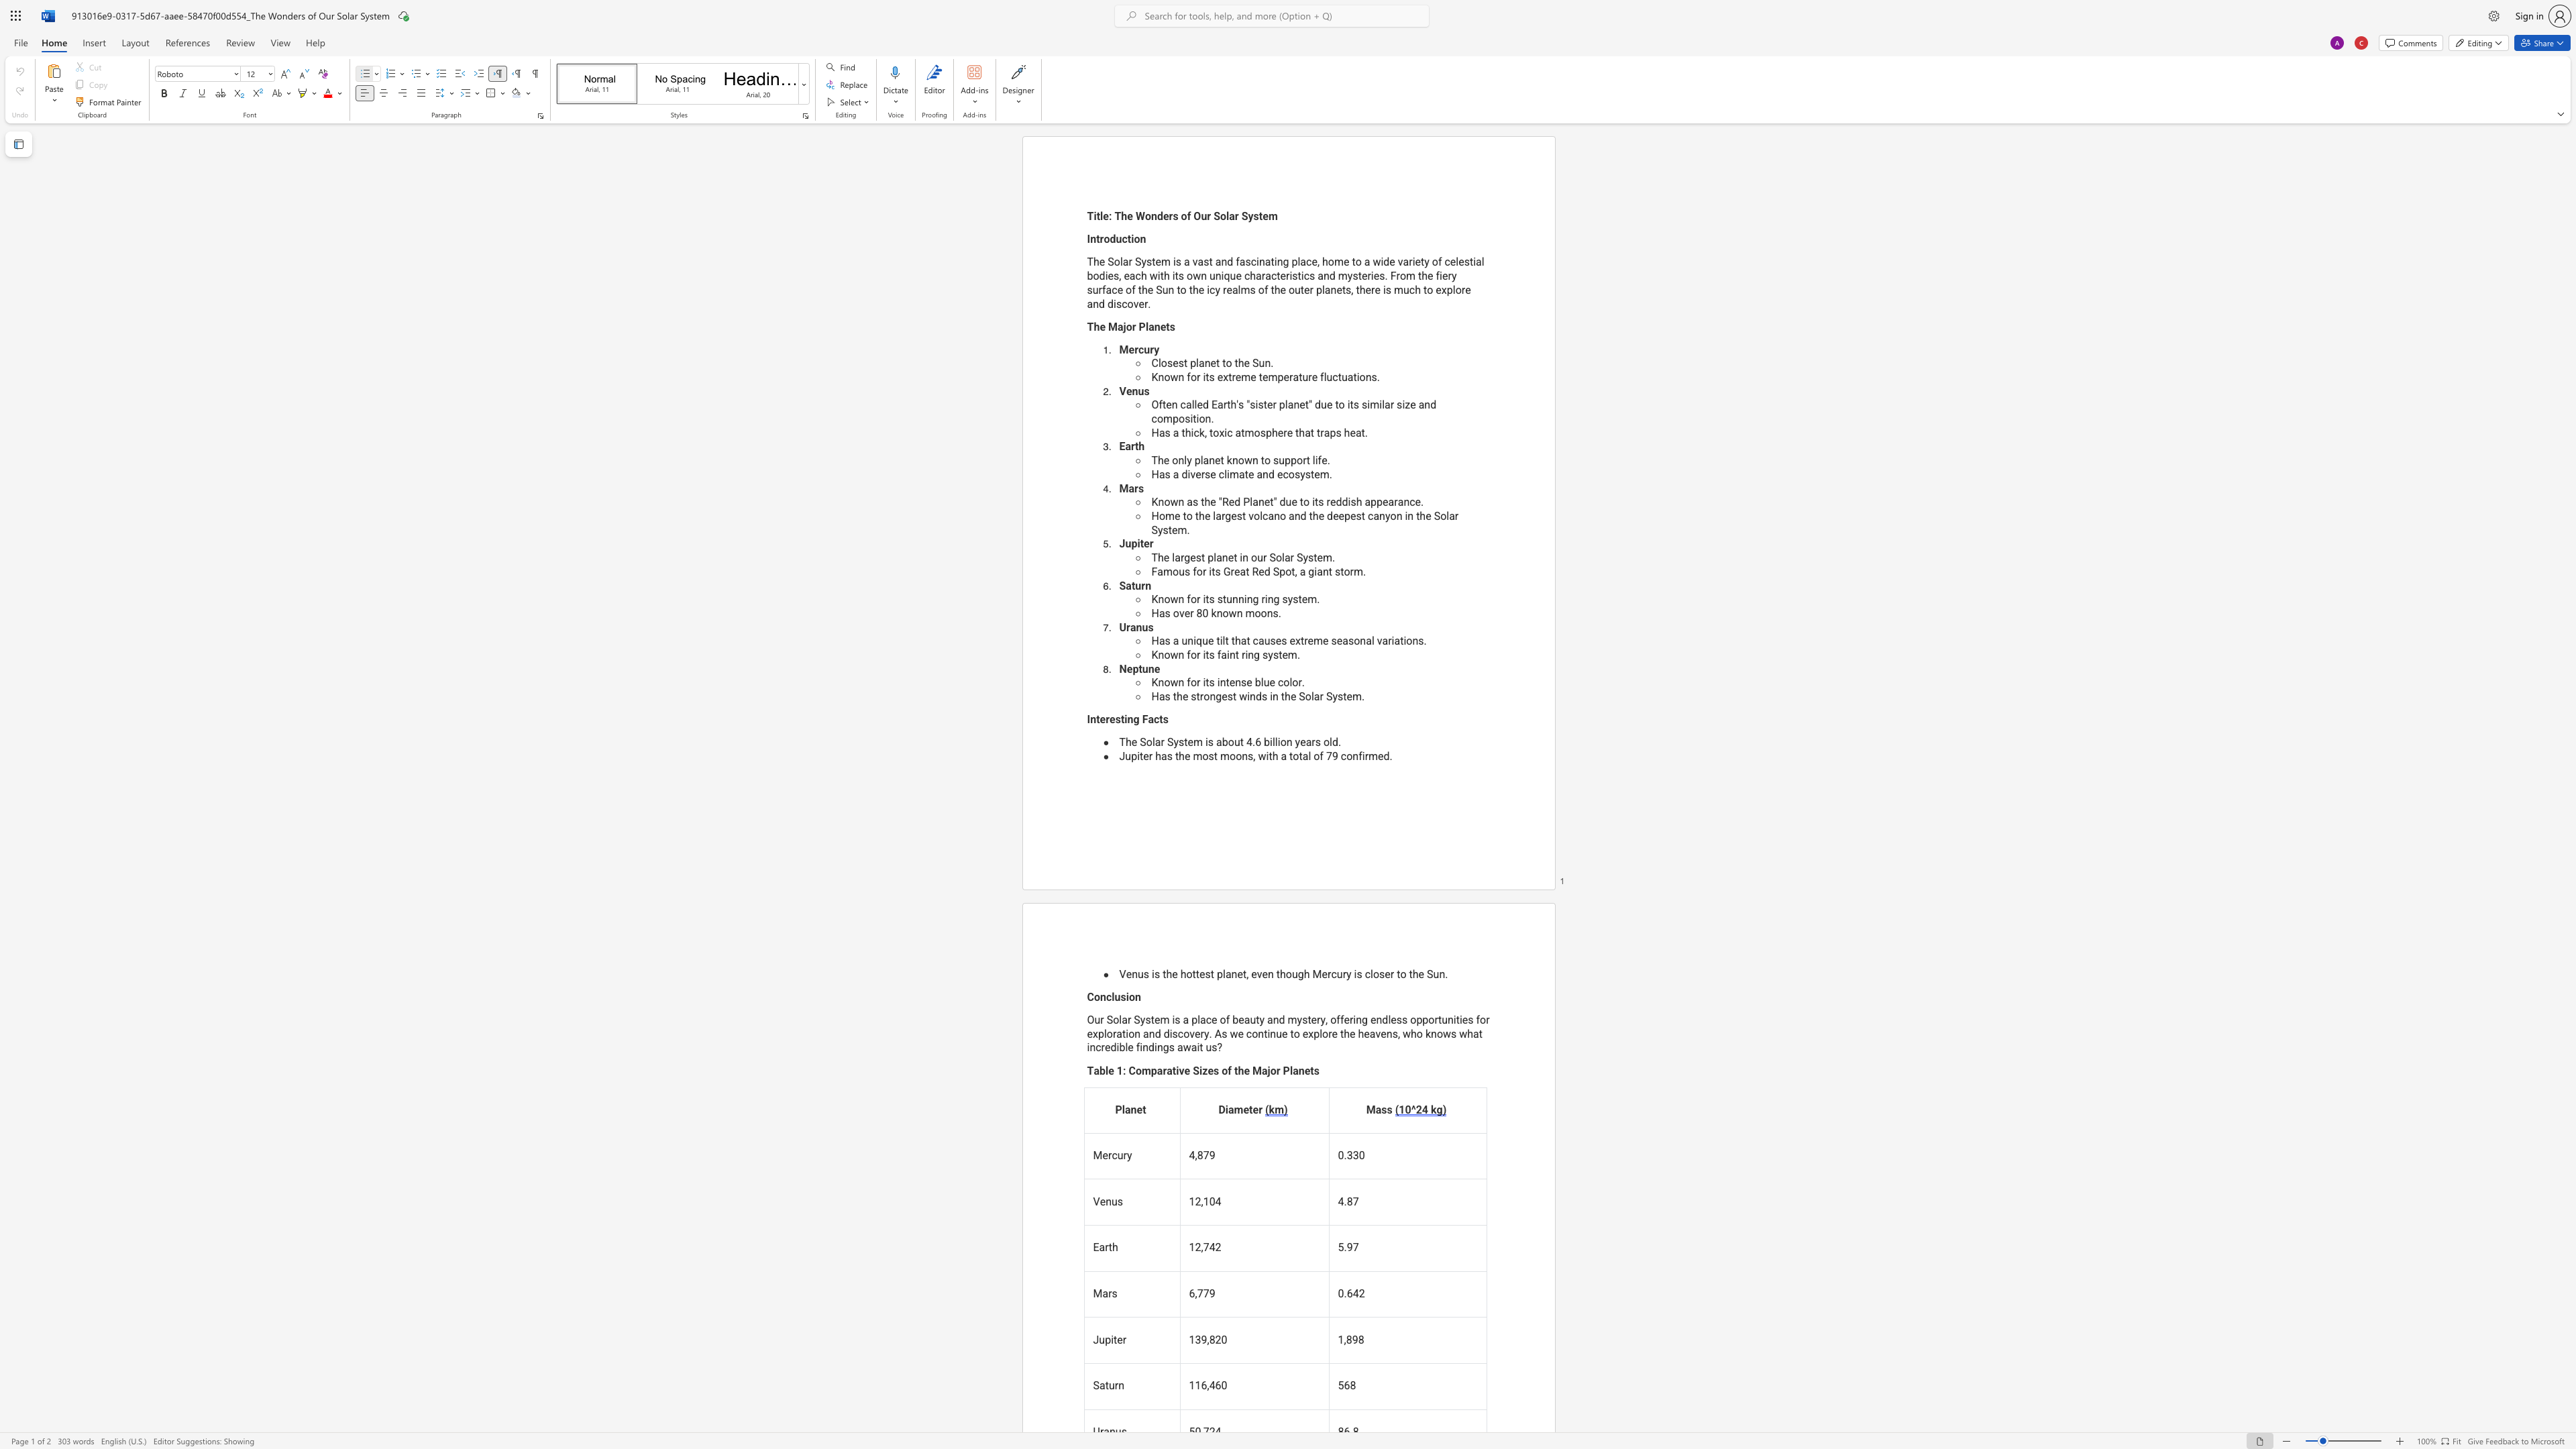 This screenshot has height=1449, width=2576. Describe the element at coordinates (1193, 741) in the screenshot. I see `the space between the continuous character "e" and "m" in the text` at that location.